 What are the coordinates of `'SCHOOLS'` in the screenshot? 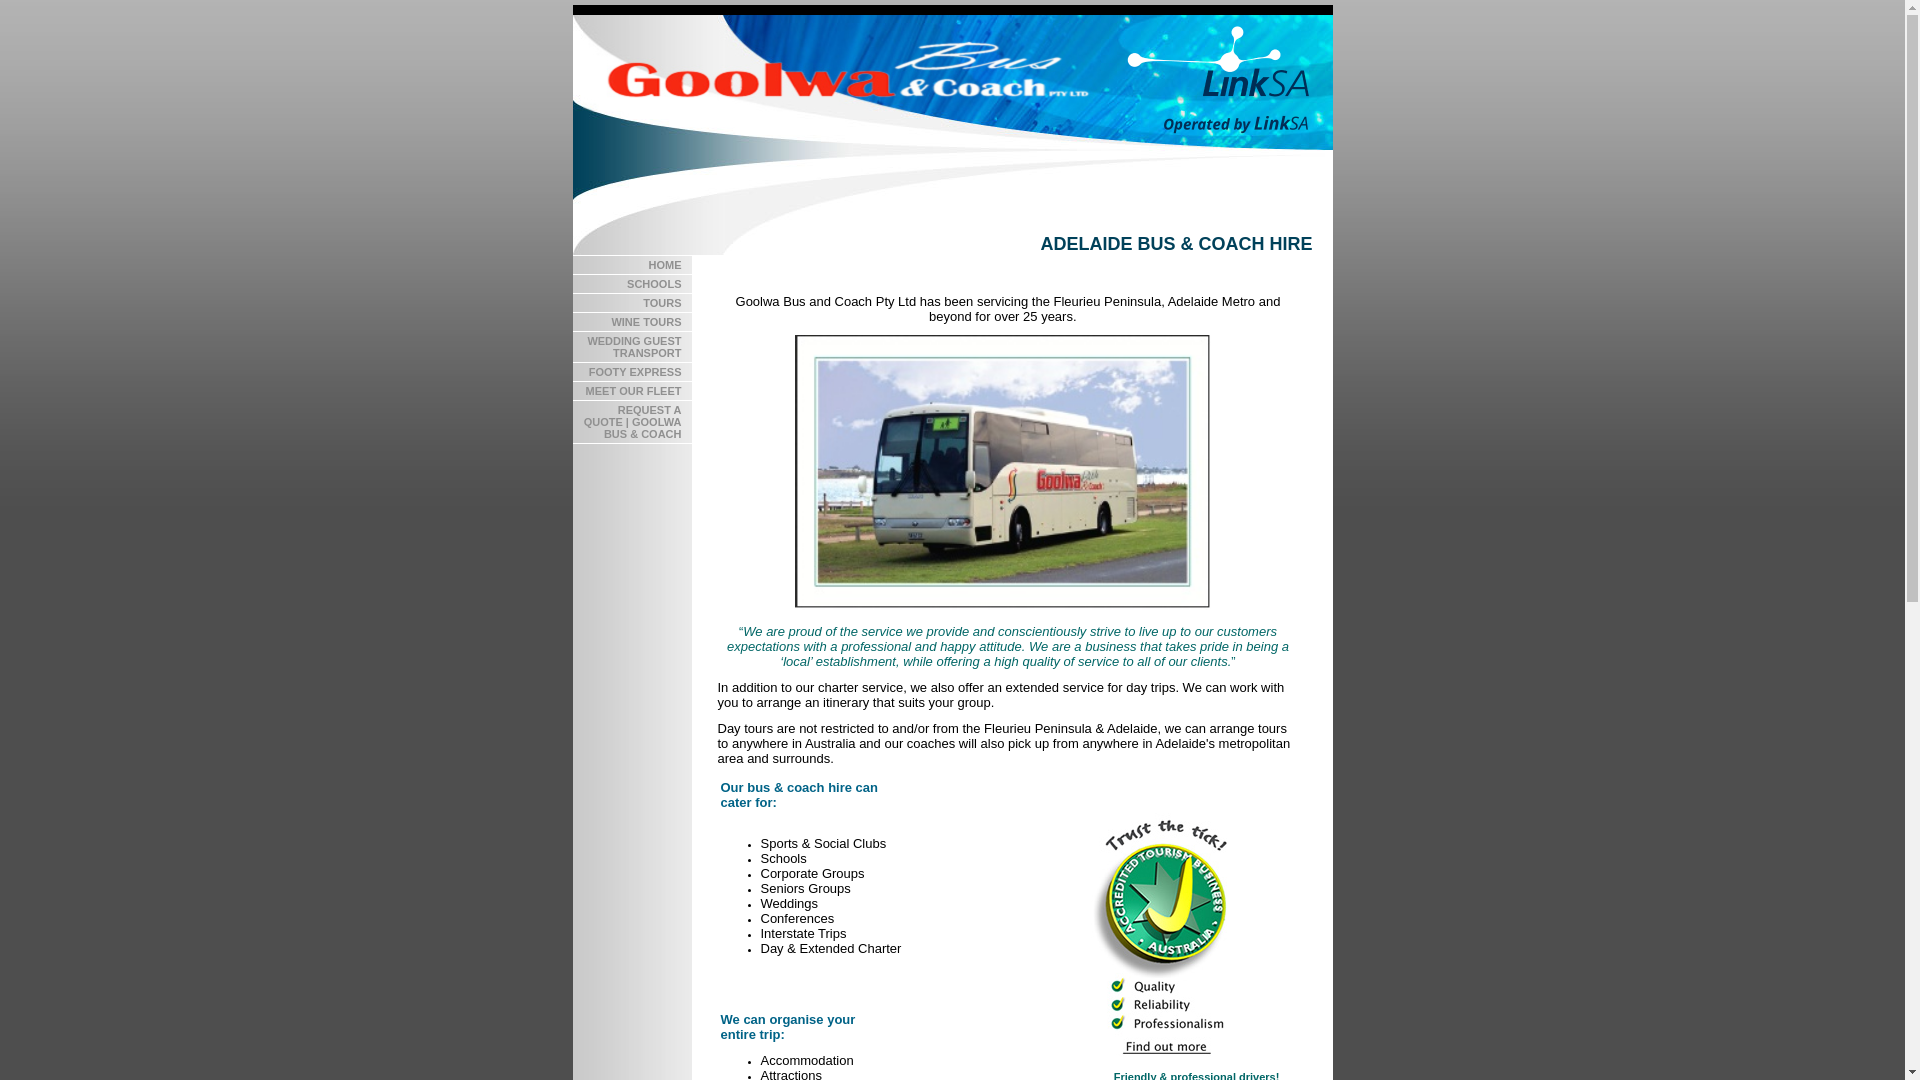 It's located at (630, 284).